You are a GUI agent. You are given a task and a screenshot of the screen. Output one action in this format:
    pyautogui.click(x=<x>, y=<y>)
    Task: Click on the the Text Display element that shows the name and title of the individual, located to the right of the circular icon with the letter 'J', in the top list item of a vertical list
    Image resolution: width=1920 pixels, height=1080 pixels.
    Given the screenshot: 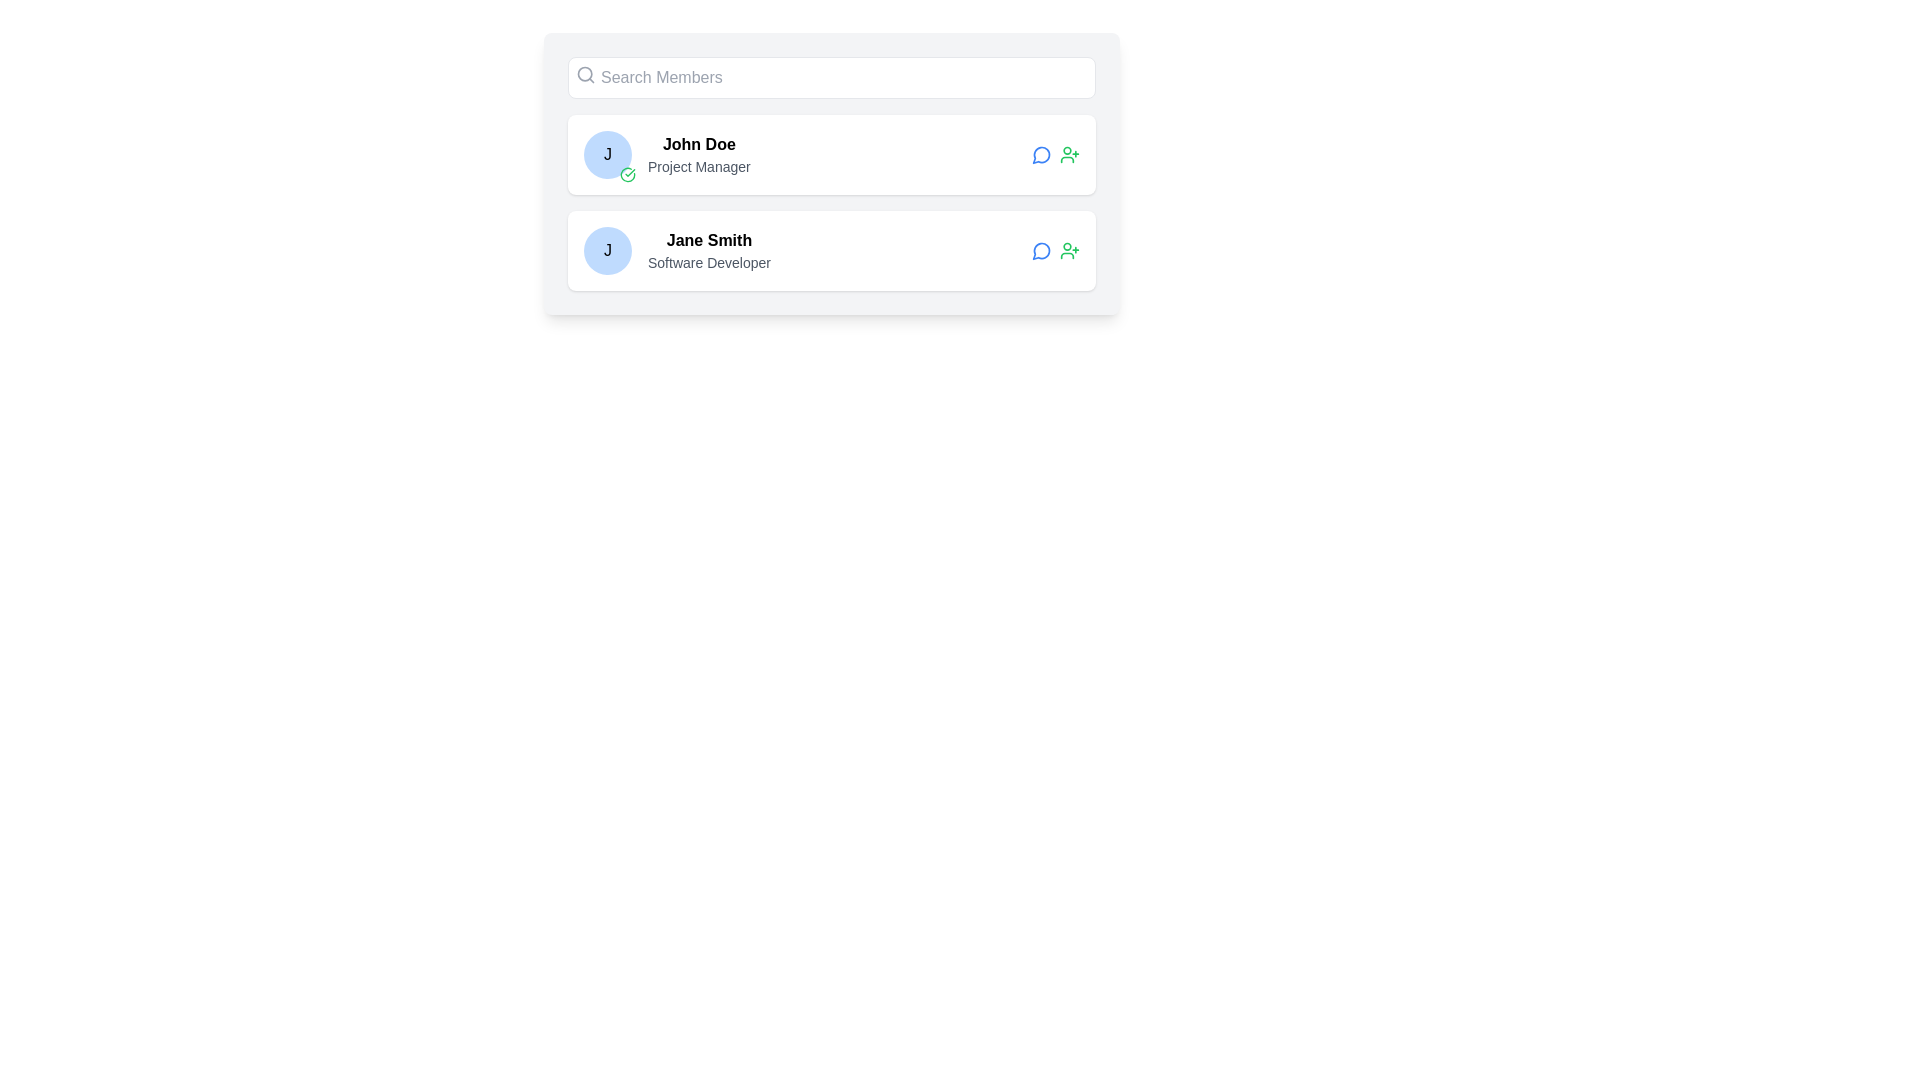 What is the action you would take?
    pyautogui.click(x=699, y=153)
    